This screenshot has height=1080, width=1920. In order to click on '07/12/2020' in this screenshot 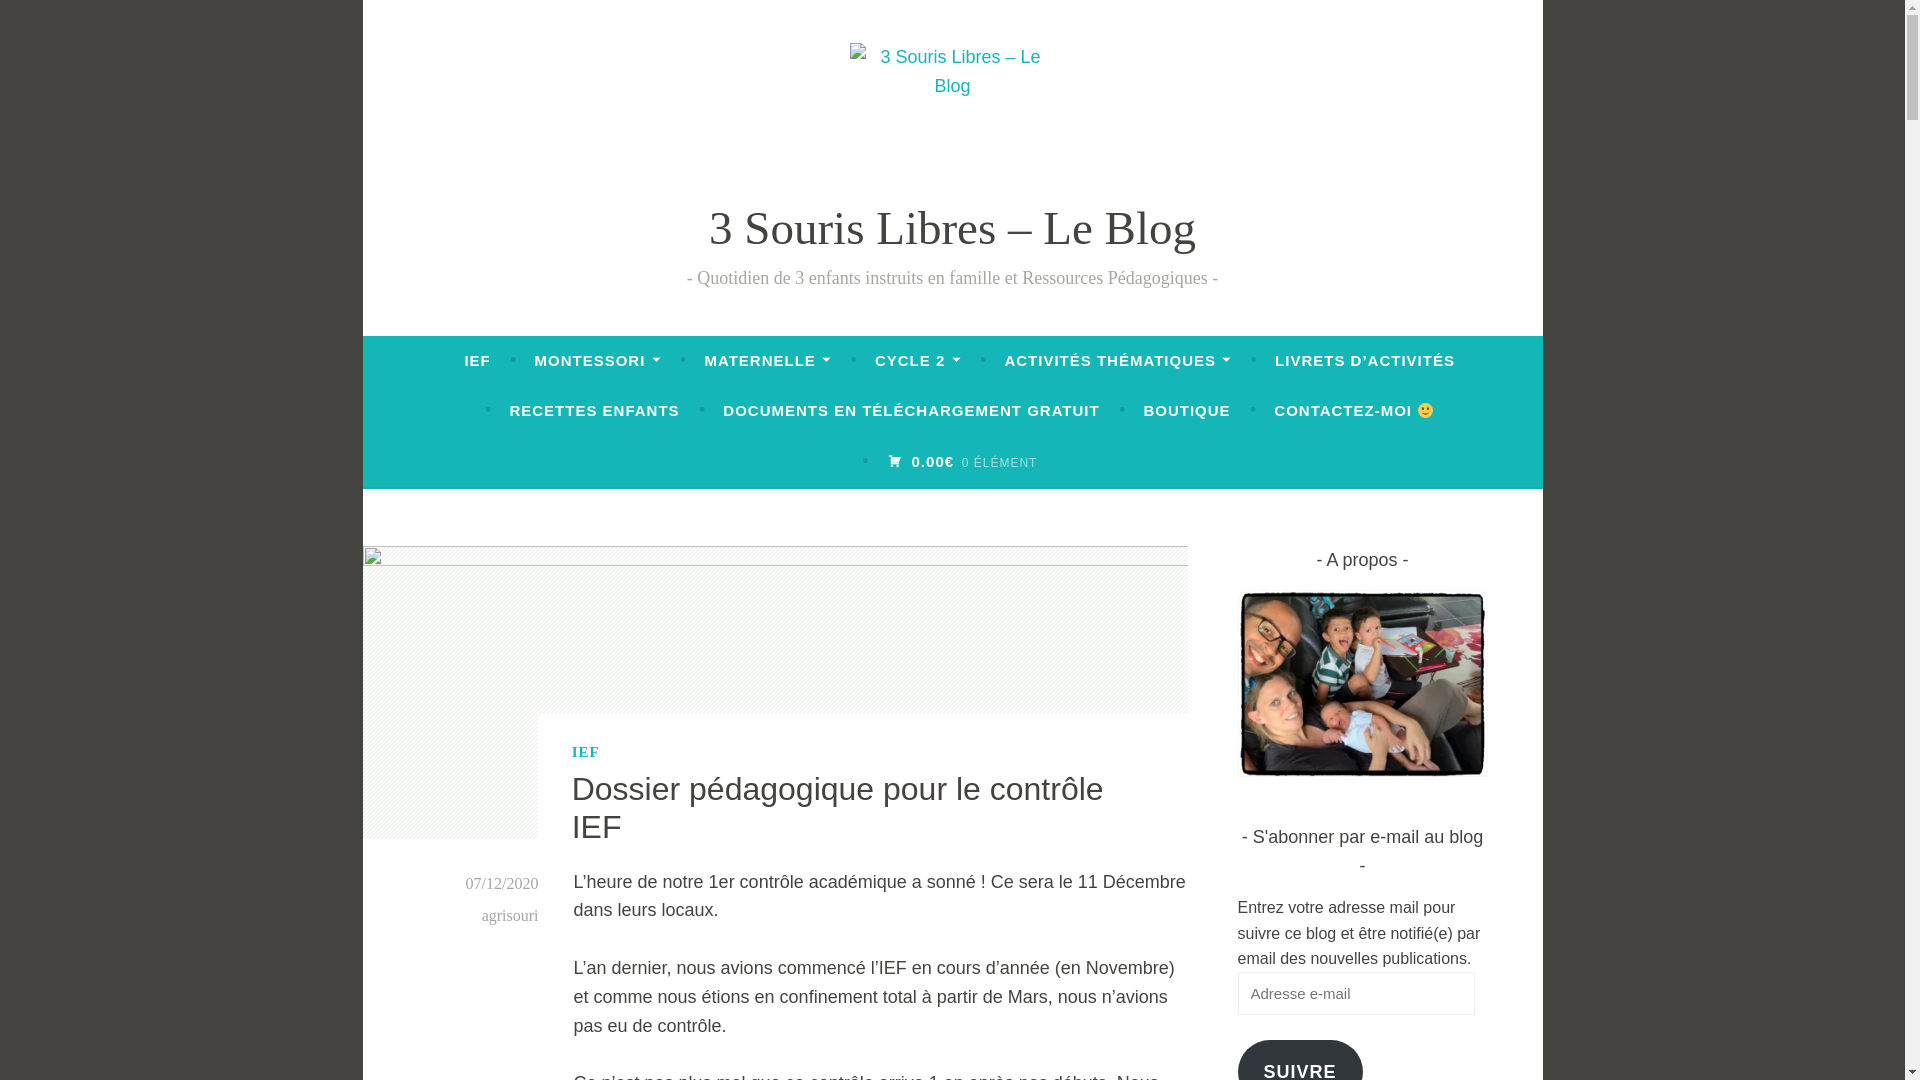, I will do `click(464, 882)`.